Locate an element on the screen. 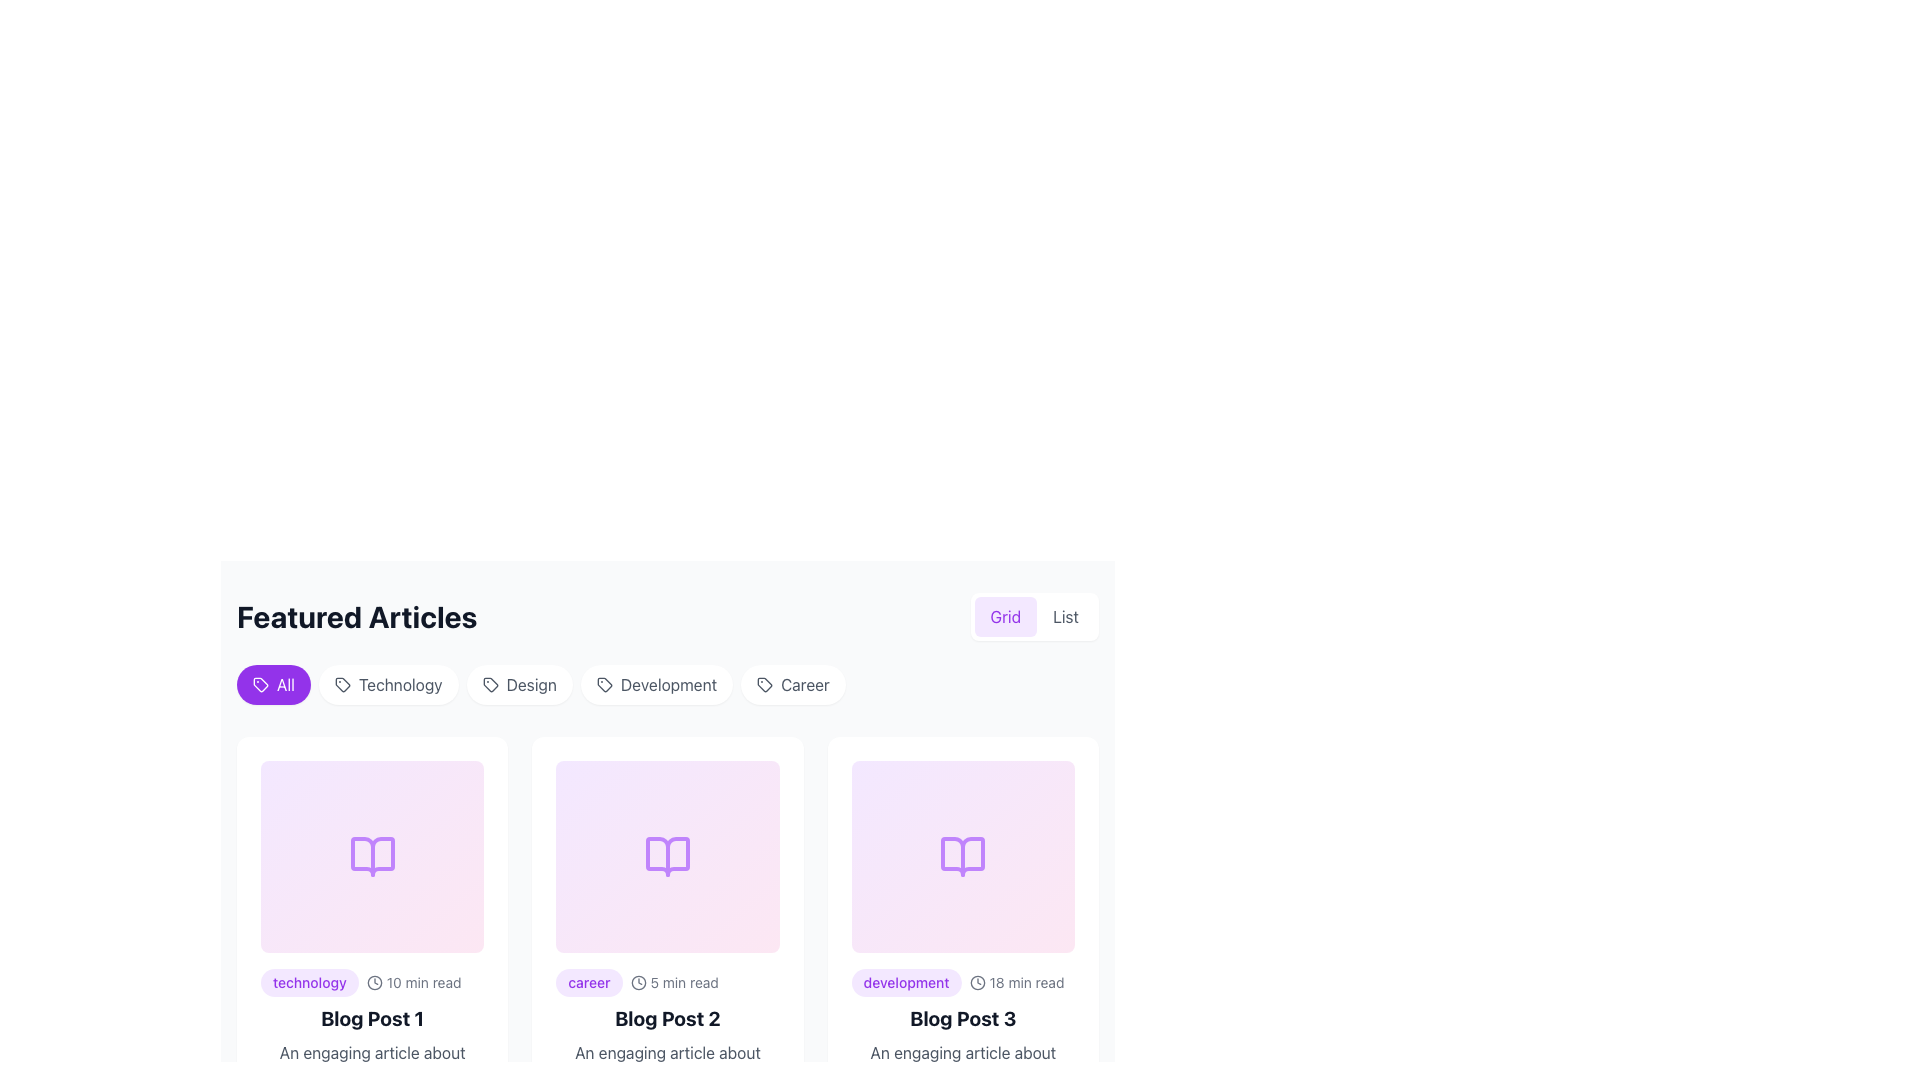 The height and width of the screenshot is (1080, 1920). the 'Career' button, which is a rounded rectangular button with a white background and gray text, located in the bottom right part of a horizontal list of buttons is located at coordinates (792, 684).